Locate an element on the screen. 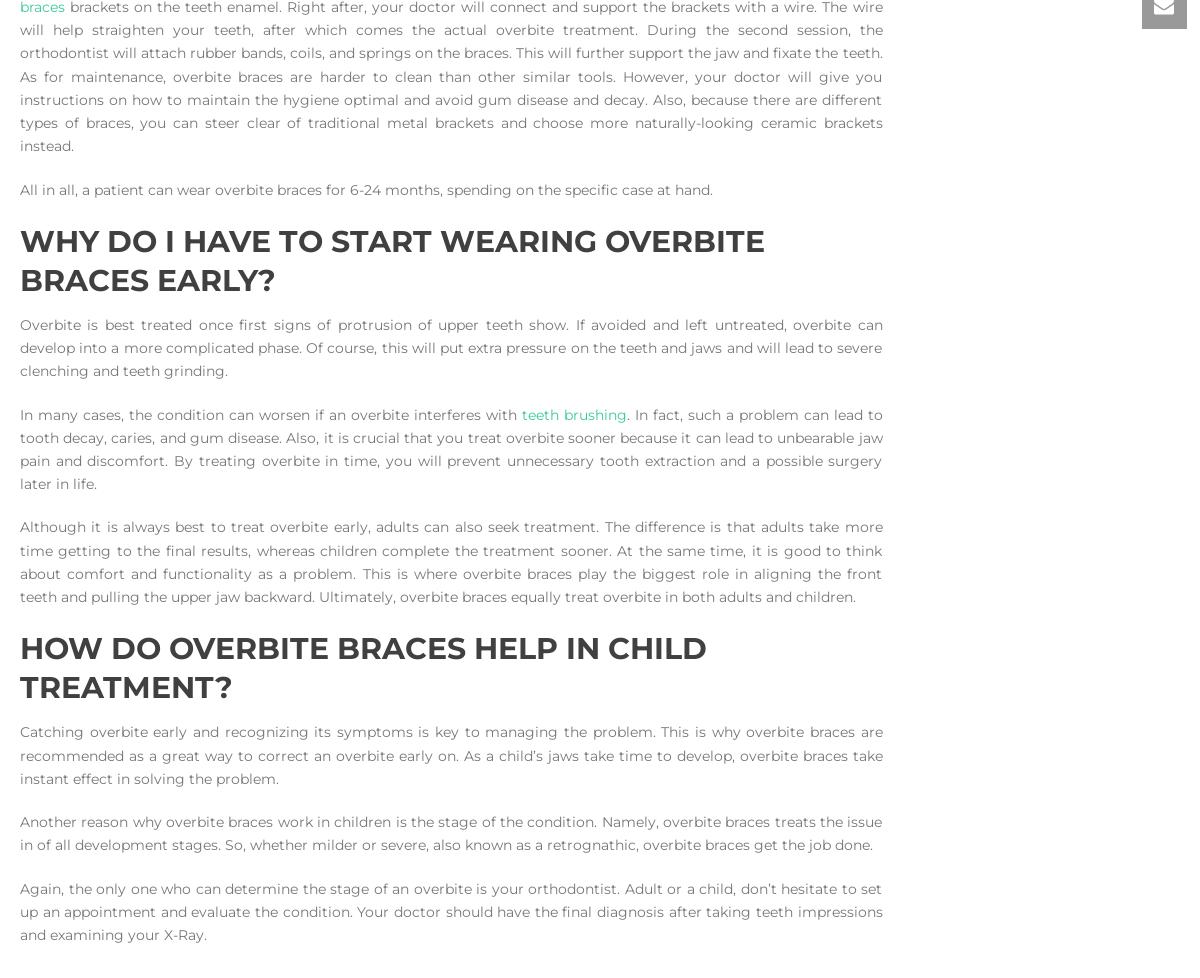  'teeth brushing' is located at coordinates (572, 412).